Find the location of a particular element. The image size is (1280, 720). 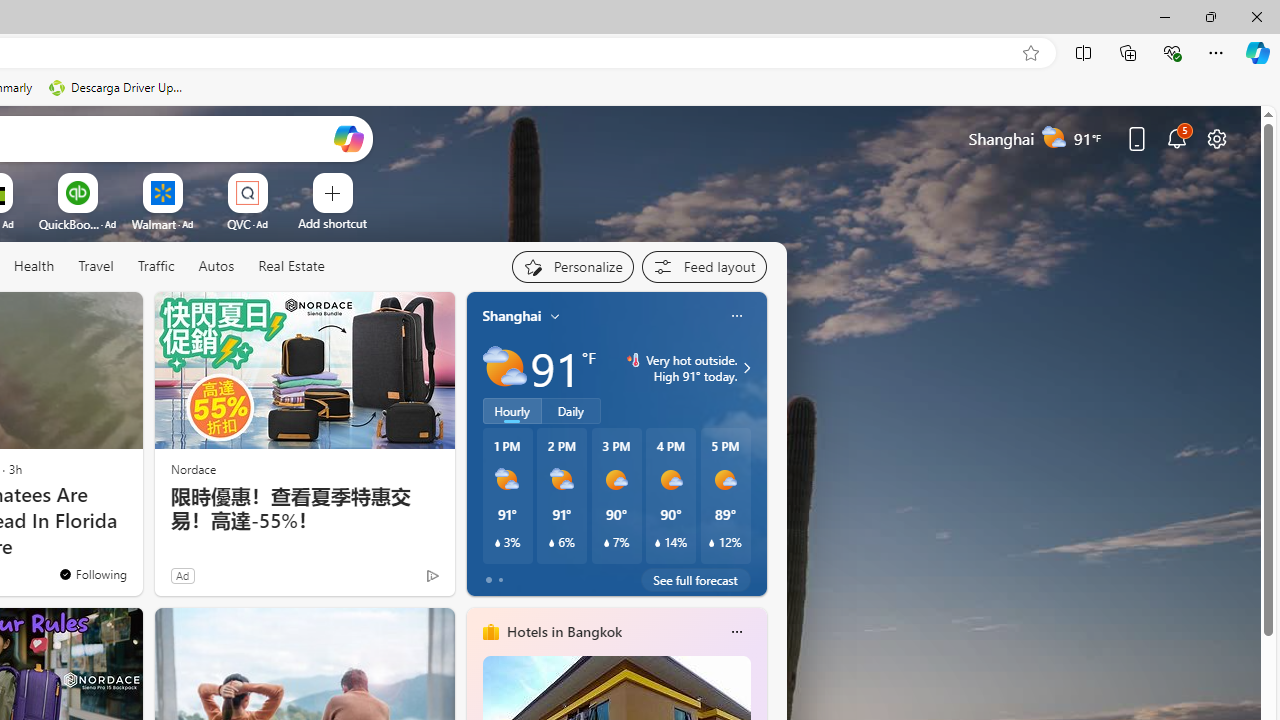

'Hide this story' is located at coordinates (81, 315).